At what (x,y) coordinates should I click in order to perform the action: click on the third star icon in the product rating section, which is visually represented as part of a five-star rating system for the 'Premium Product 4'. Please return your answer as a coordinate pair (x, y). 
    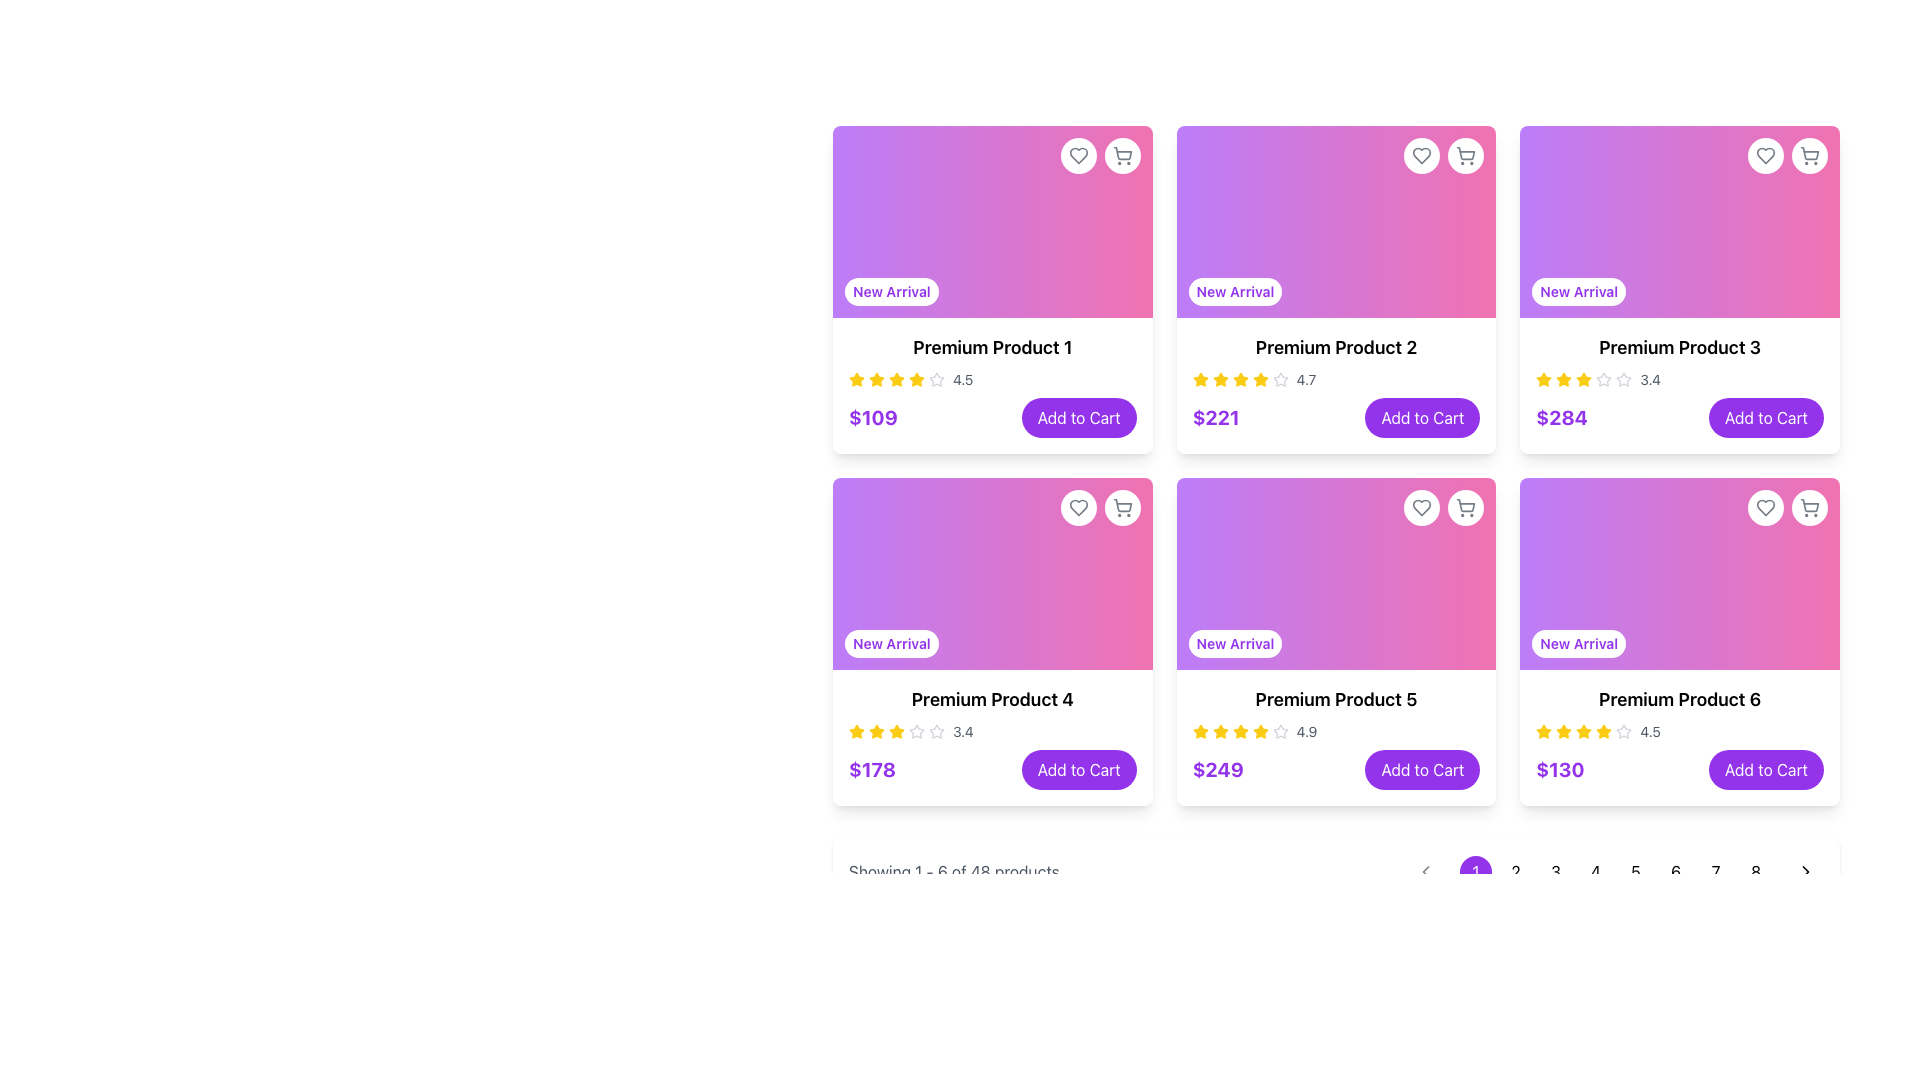
    Looking at the image, I should click on (877, 732).